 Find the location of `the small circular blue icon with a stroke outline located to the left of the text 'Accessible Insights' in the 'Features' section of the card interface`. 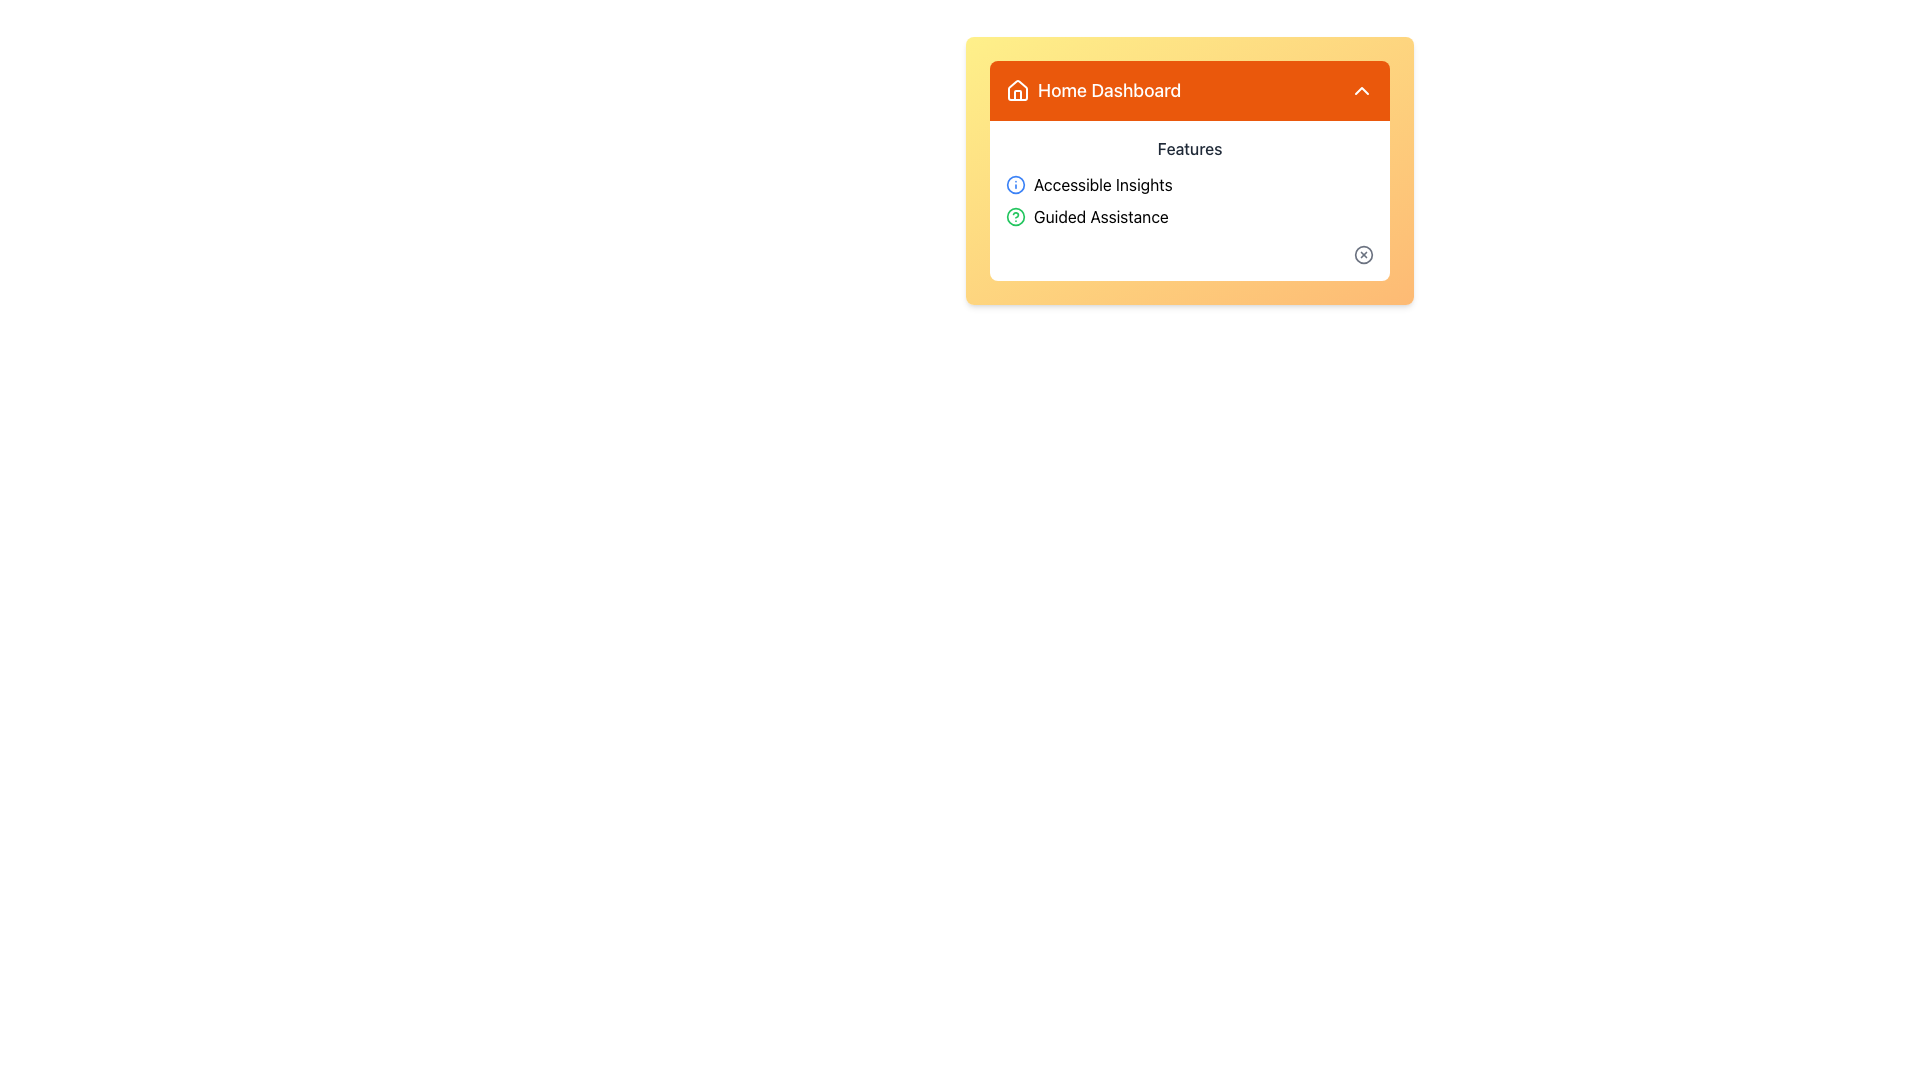

the small circular blue icon with a stroke outline located to the left of the text 'Accessible Insights' in the 'Features' section of the card interface is located at coordinates (1016, 185).